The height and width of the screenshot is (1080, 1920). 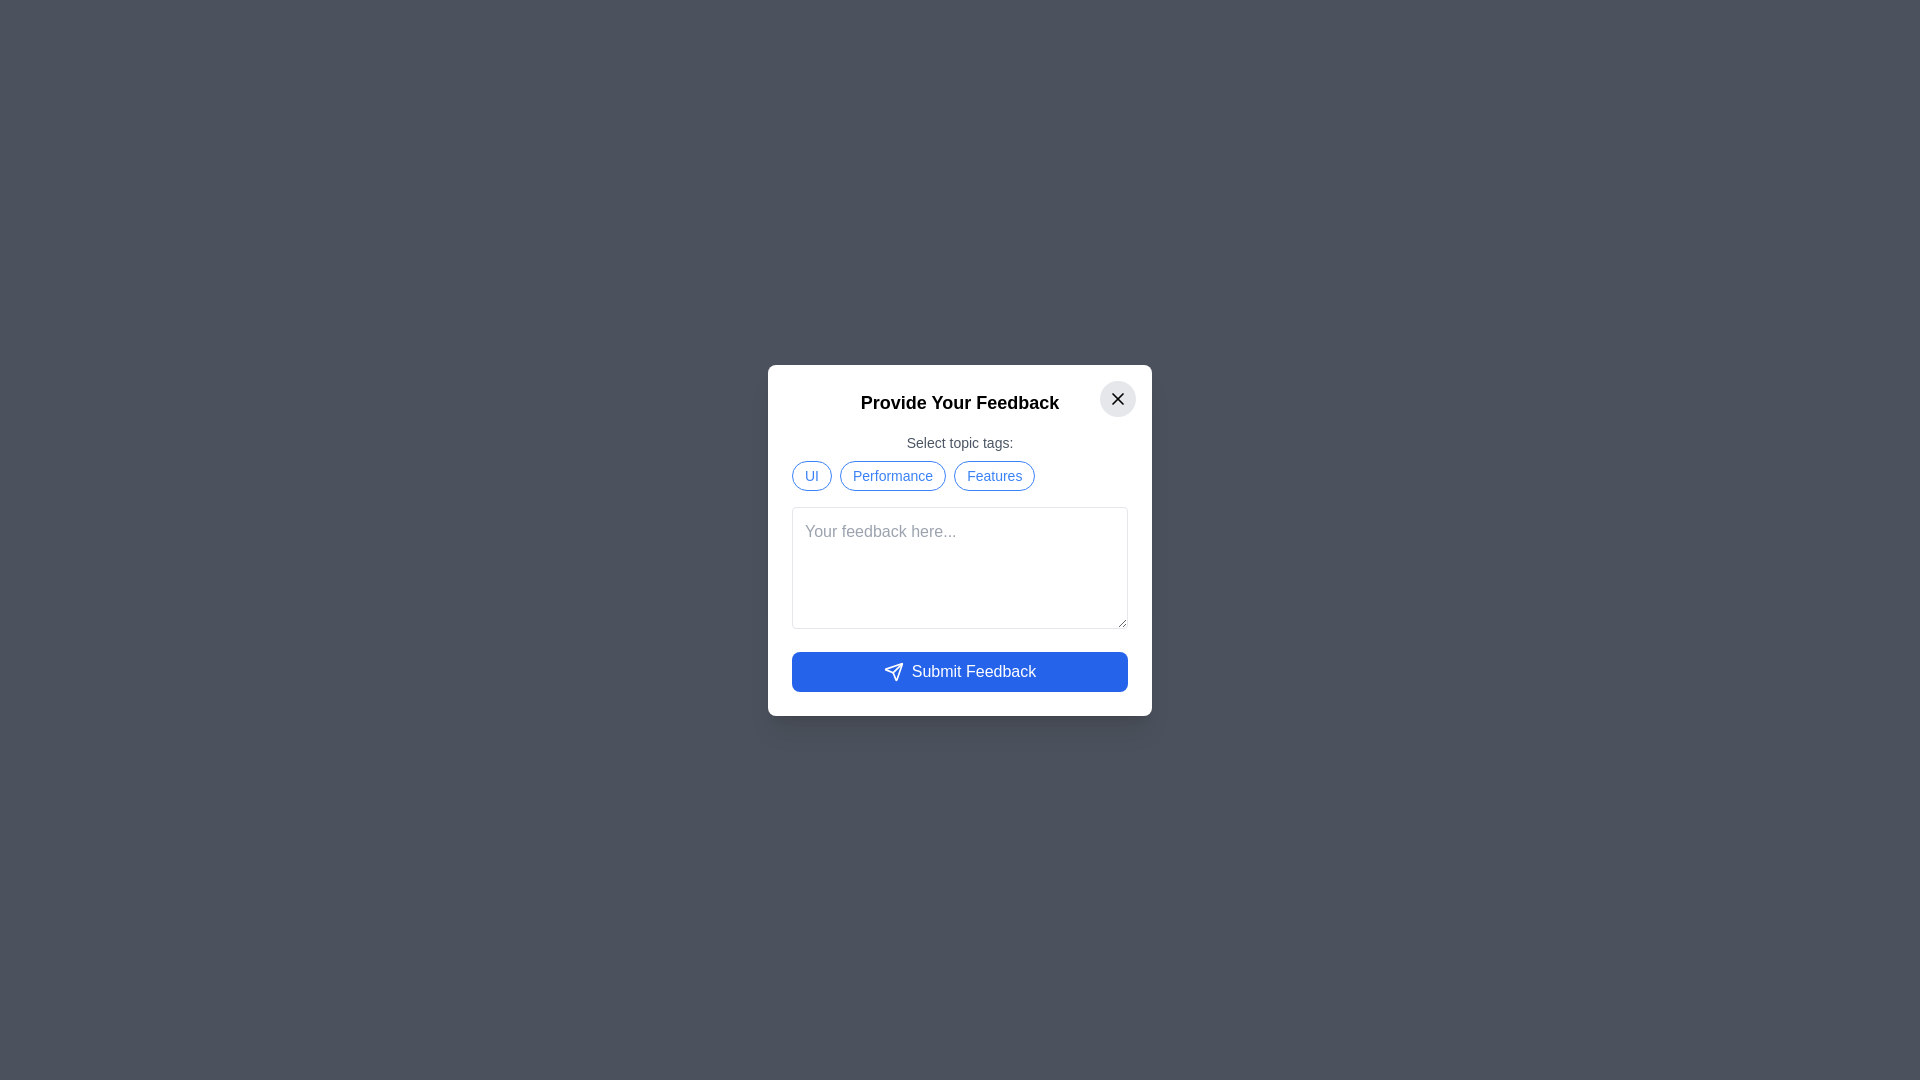 I want to click on the close button to close the dialog, so click(x=1117, y=397).